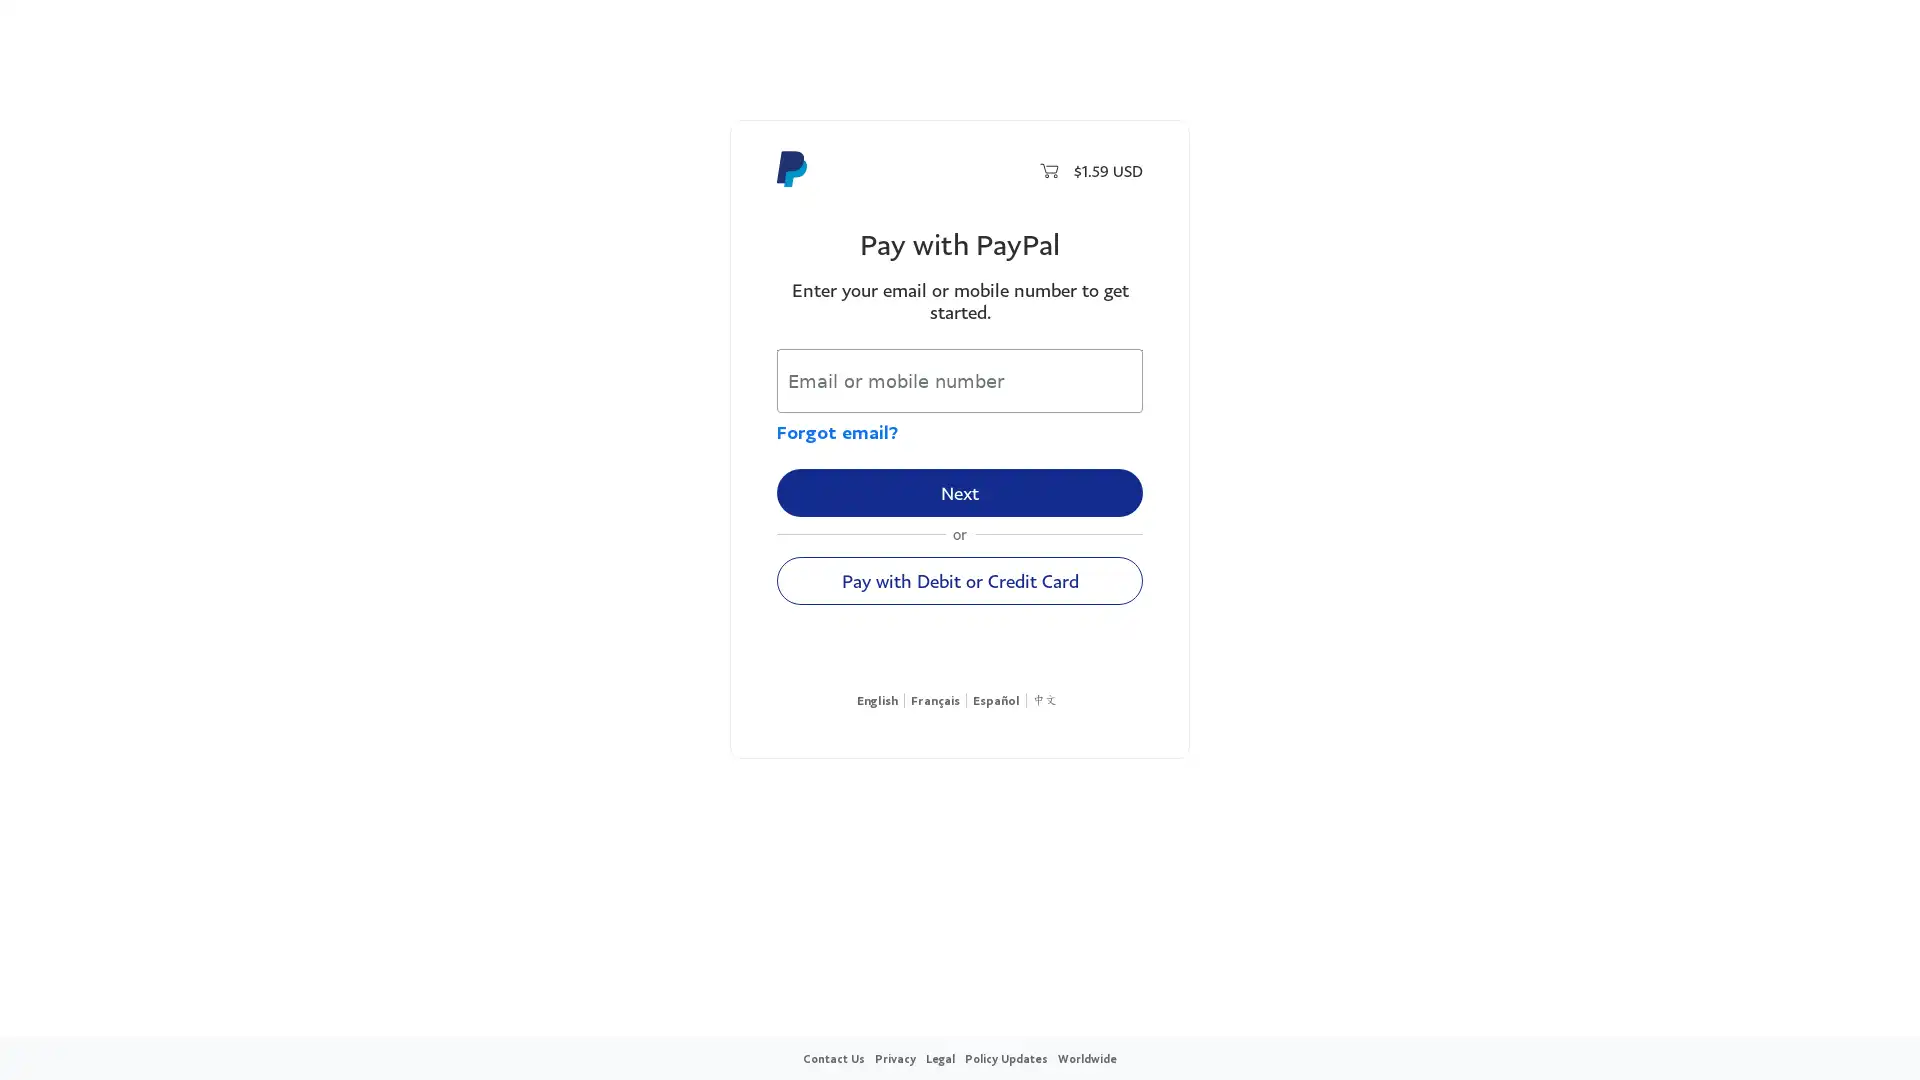  What do you see at coordinates (960, 581) in the screenshot?
I see `Pay with Debit or Credit Card` at bounding box center [960, 581].